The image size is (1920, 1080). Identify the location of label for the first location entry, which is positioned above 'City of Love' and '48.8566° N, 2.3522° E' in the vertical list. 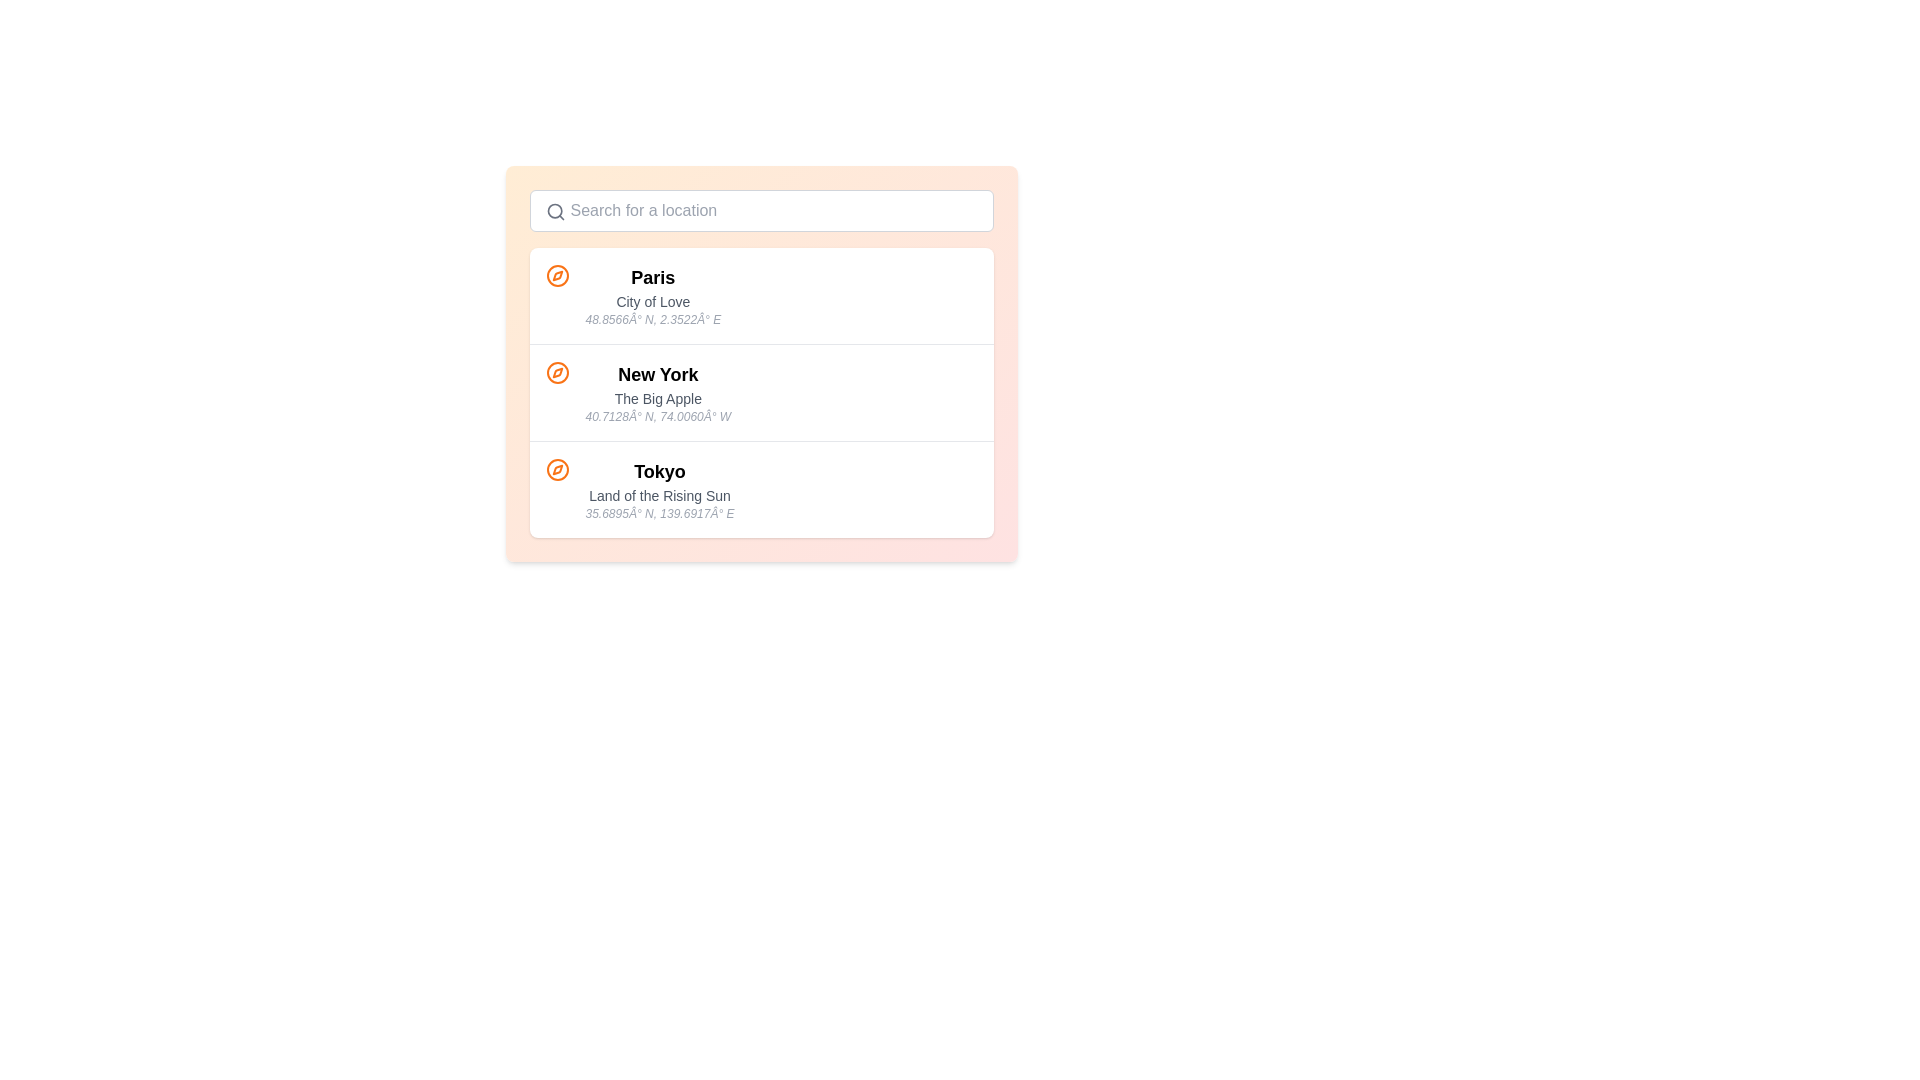
(653, 277).